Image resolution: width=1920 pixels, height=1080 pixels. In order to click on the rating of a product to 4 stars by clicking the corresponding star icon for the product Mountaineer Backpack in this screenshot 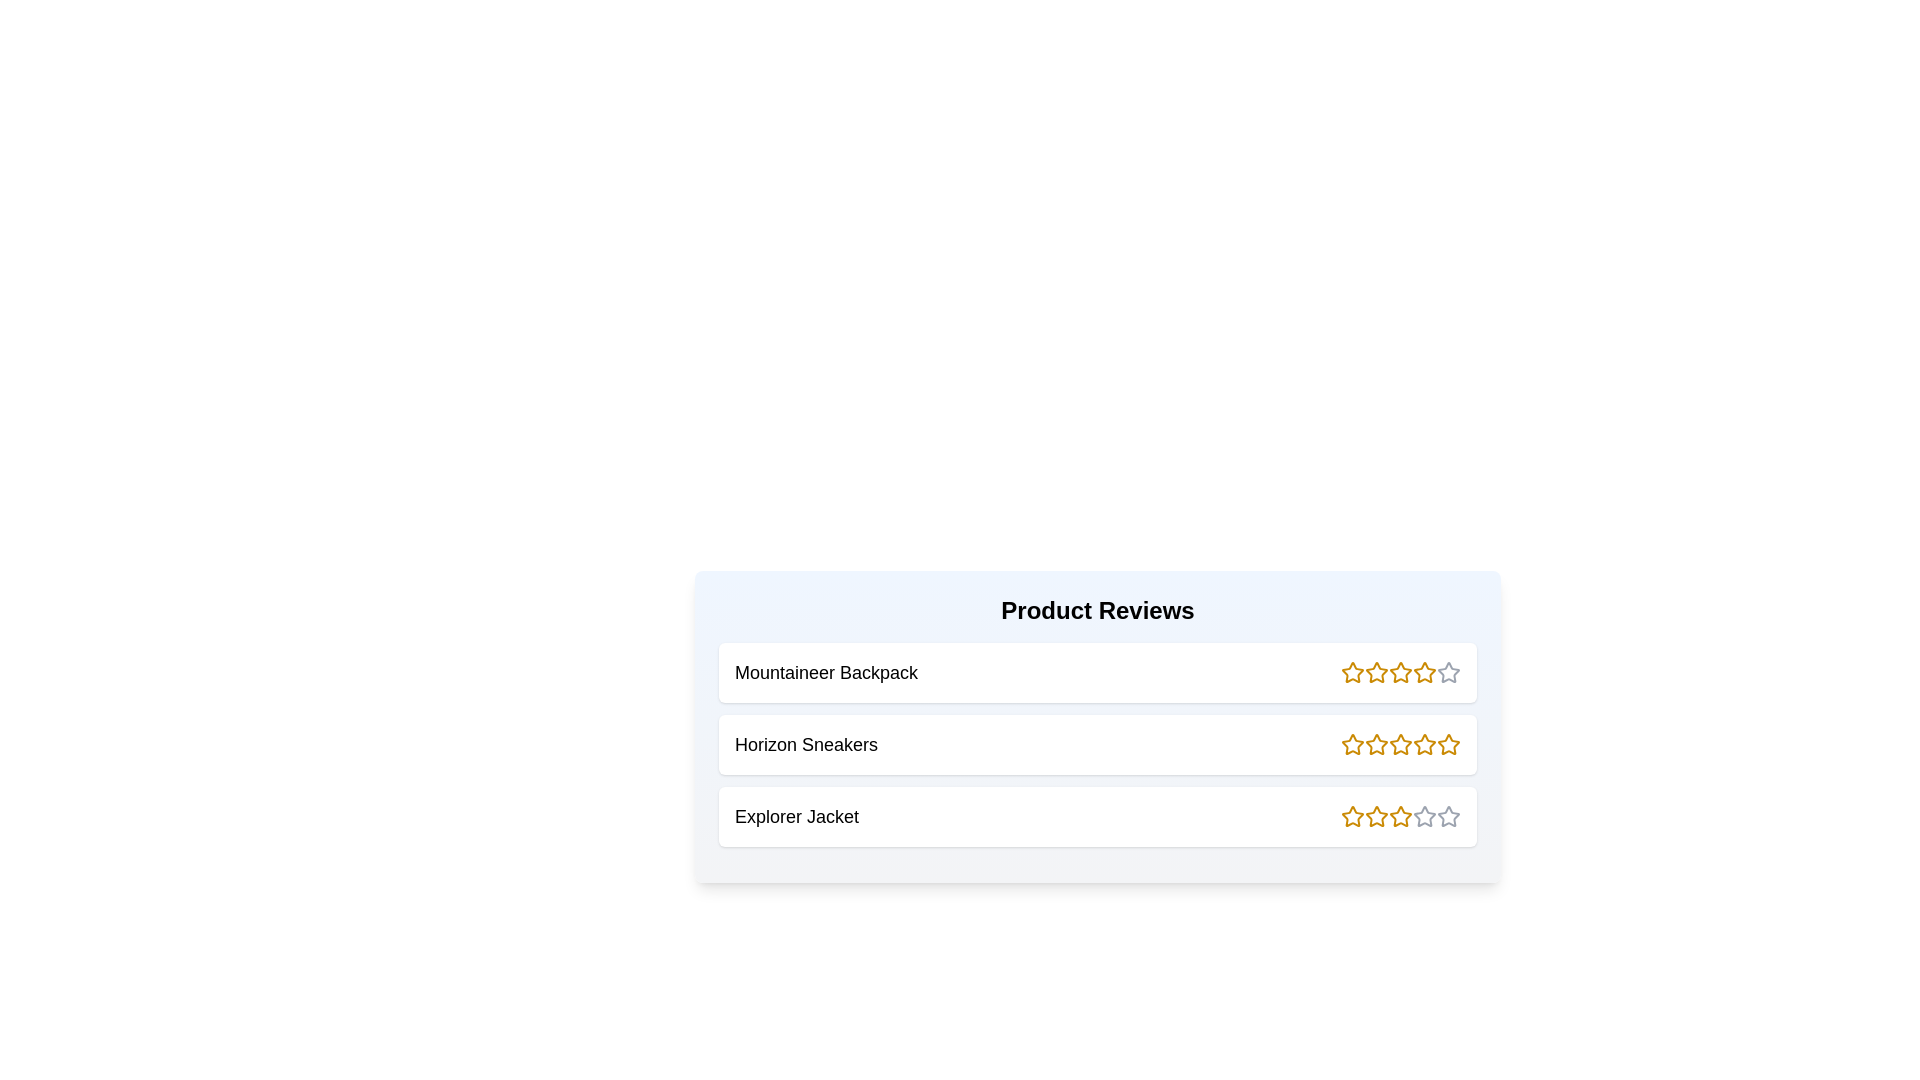, I will do `click(1424, 672)`.